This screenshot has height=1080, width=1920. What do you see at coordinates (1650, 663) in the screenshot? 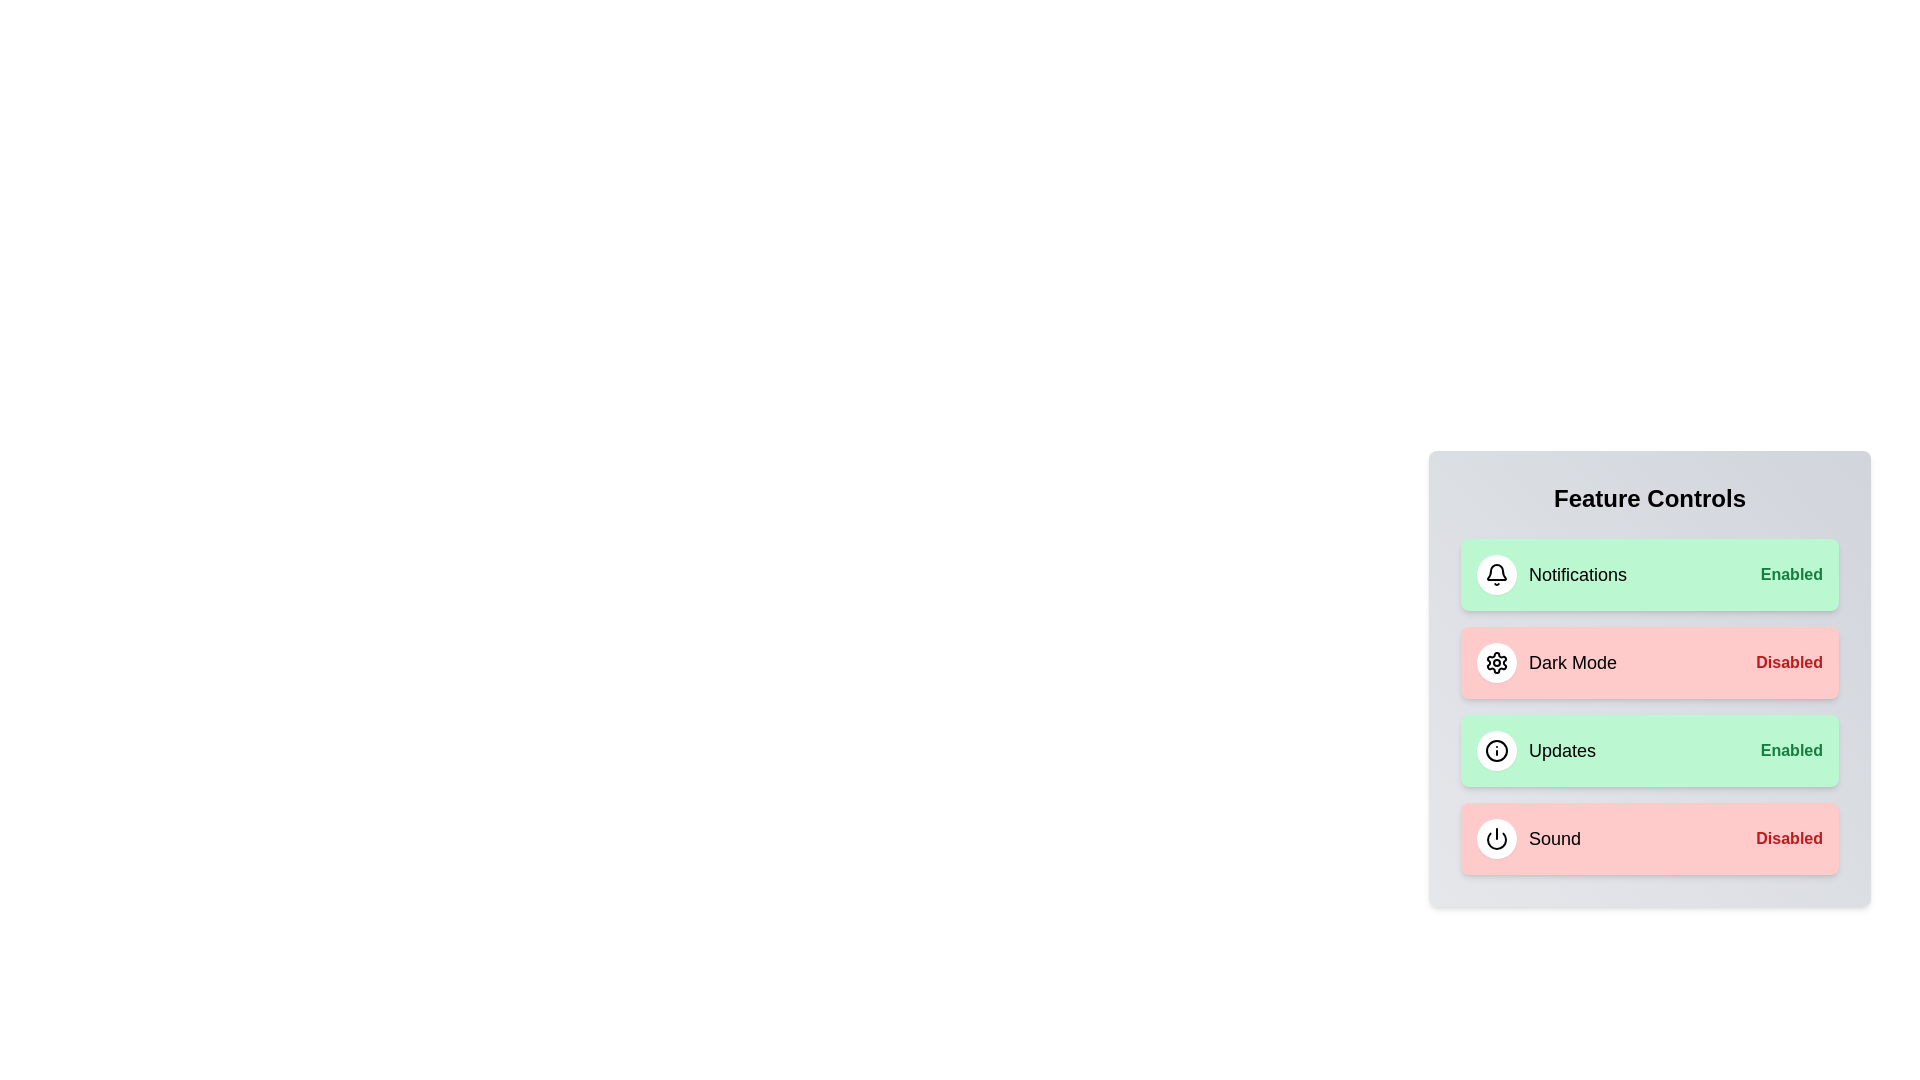
I see `the feature Dark Mode to trigger visual feedback` at bounding box center [1650, 663].